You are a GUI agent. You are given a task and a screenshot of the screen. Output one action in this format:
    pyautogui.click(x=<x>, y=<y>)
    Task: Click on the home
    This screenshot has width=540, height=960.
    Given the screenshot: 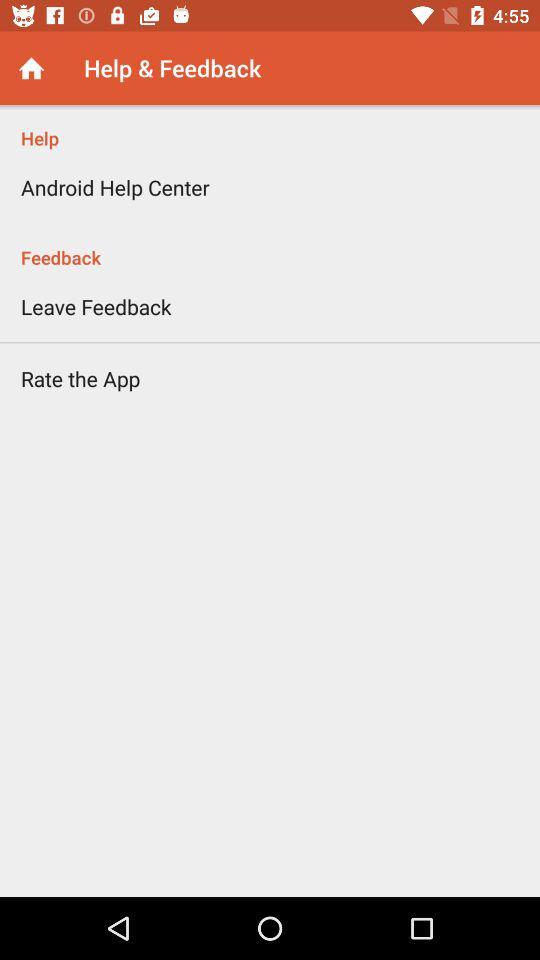 What is the action you would take?
    pyautogui.click(x=30, y=68)
    